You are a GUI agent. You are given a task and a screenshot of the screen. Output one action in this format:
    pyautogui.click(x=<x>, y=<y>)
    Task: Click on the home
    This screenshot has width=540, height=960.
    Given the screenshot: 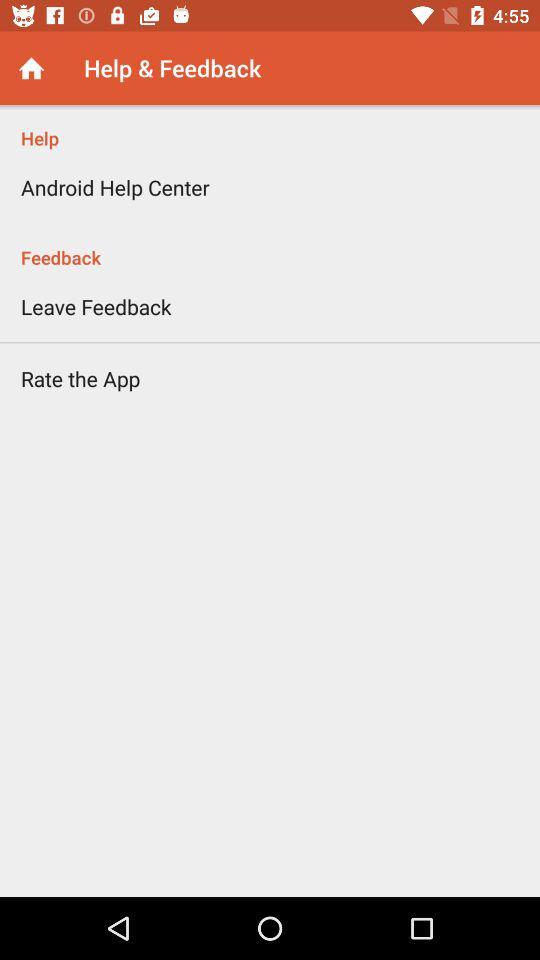 What is the action you would take?
    pyautogui.click(x=30, y=68)
    